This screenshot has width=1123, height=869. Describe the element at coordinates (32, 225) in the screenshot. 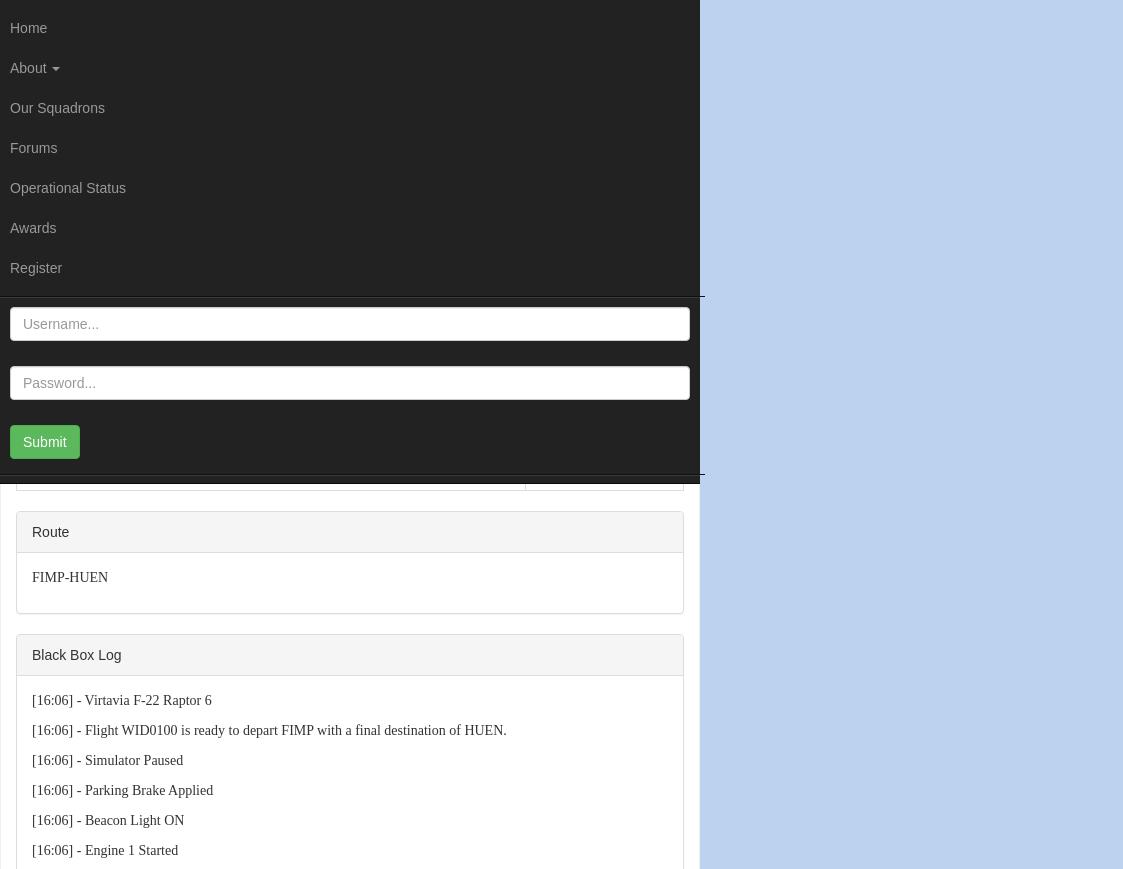

I see `'Awards'` at that location.